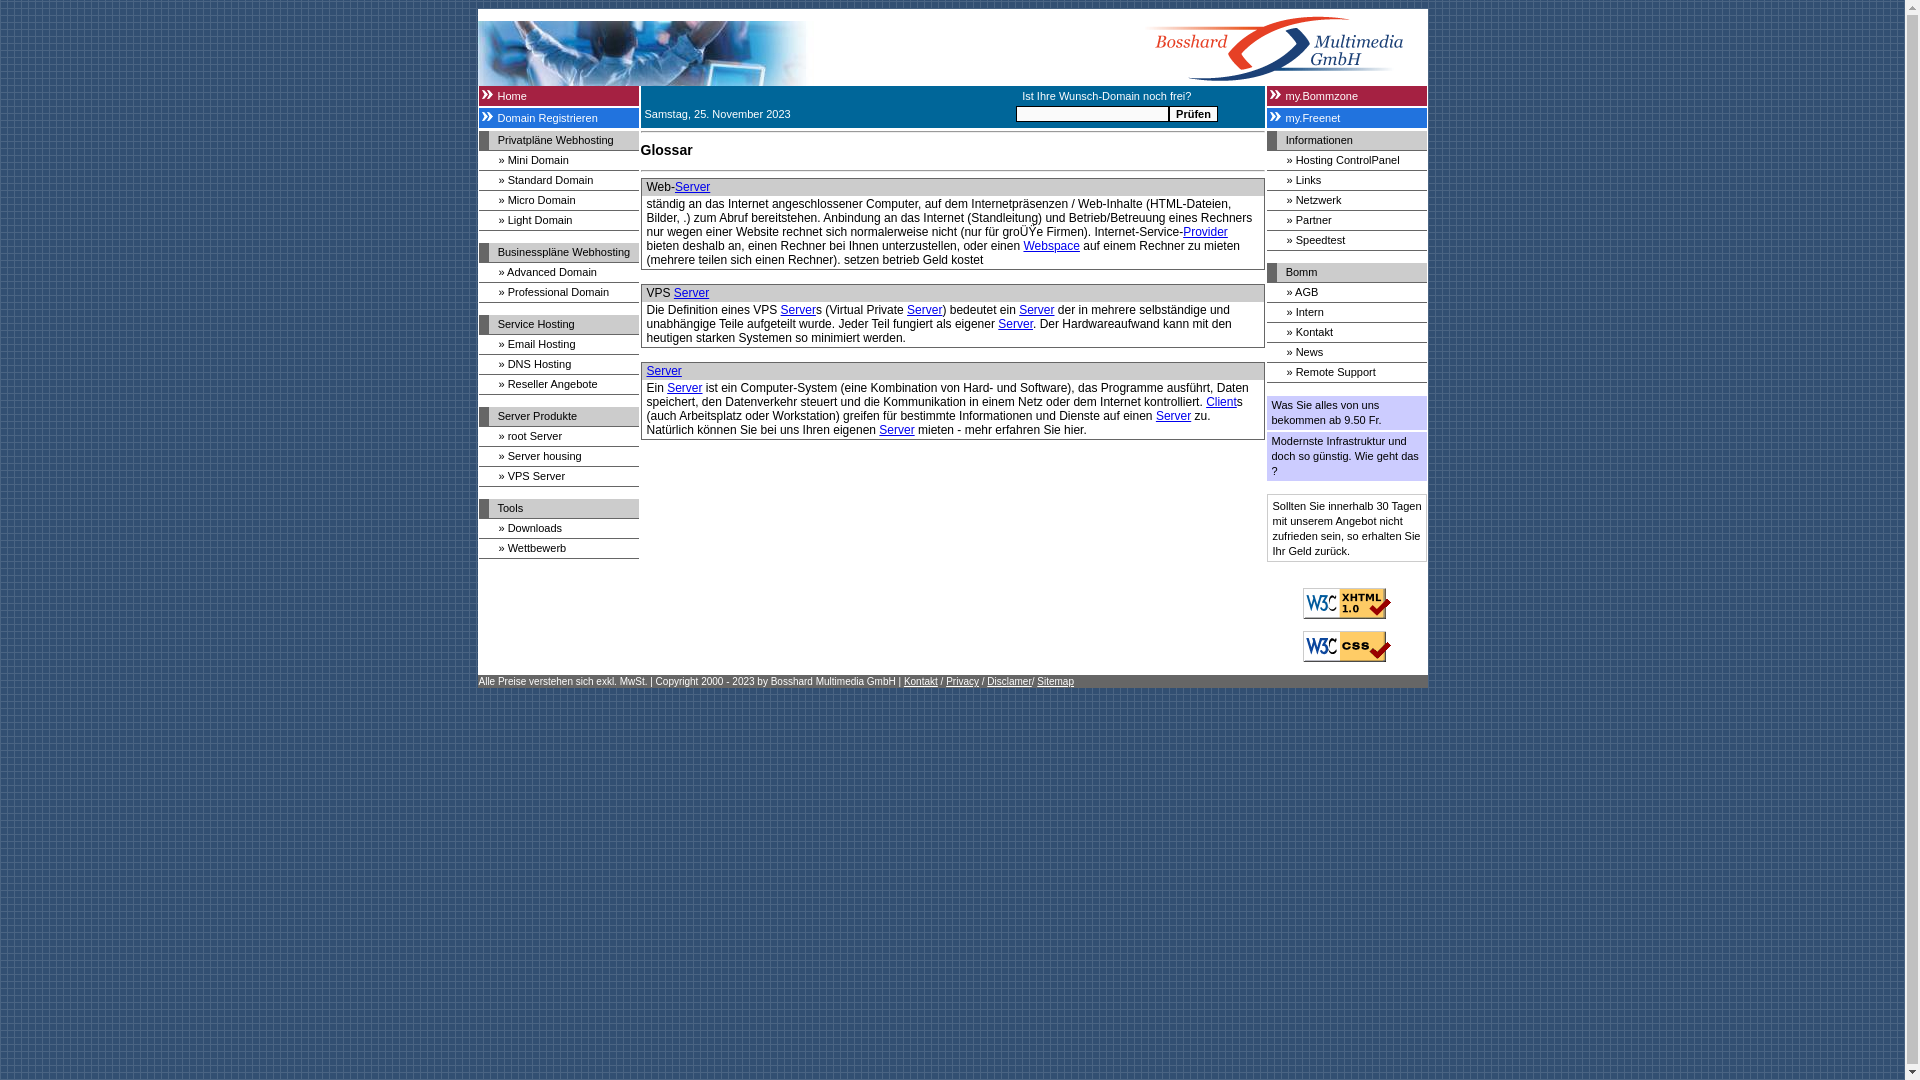 The image size is (1920, 1080). What do you see at coordinates (684, 388) in the screenshot?
I see `'Server'` at bounding box center [684, 388].